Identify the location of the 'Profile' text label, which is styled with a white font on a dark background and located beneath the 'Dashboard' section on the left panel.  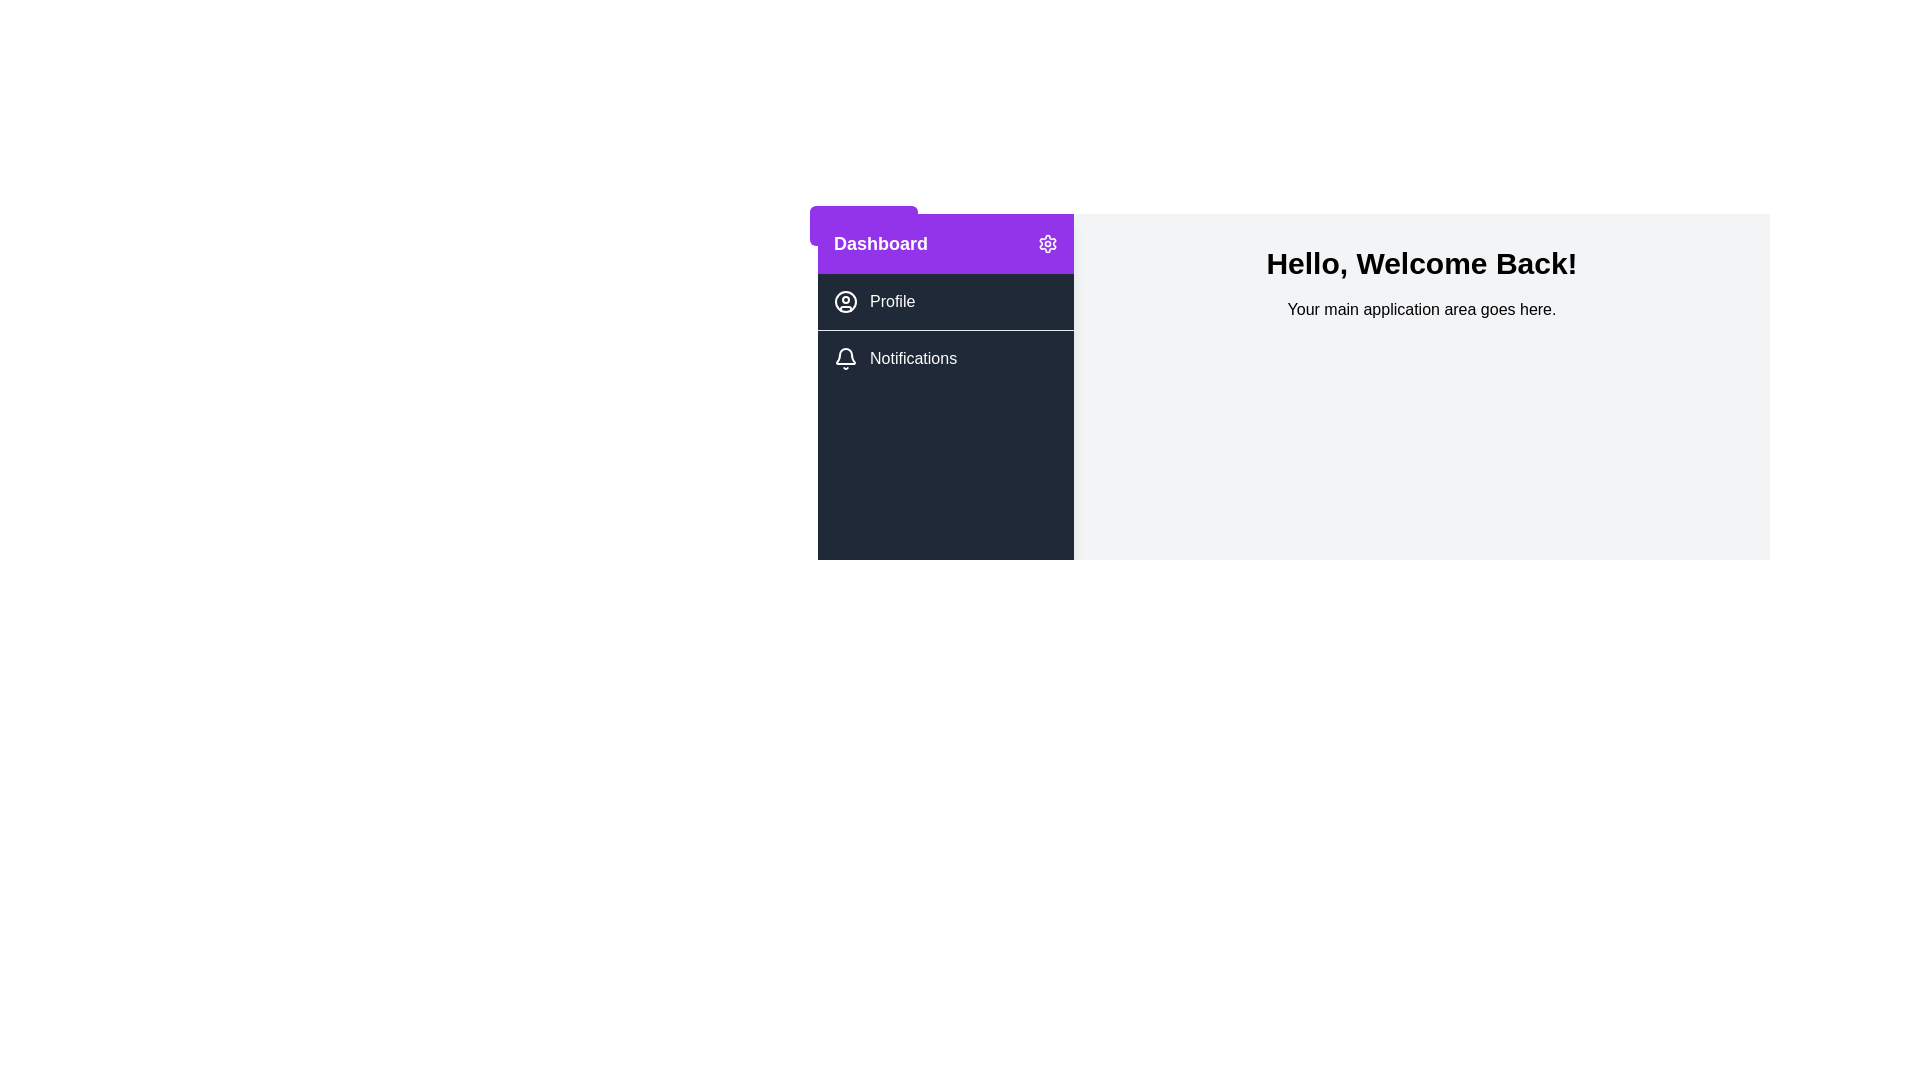
(891, 301).